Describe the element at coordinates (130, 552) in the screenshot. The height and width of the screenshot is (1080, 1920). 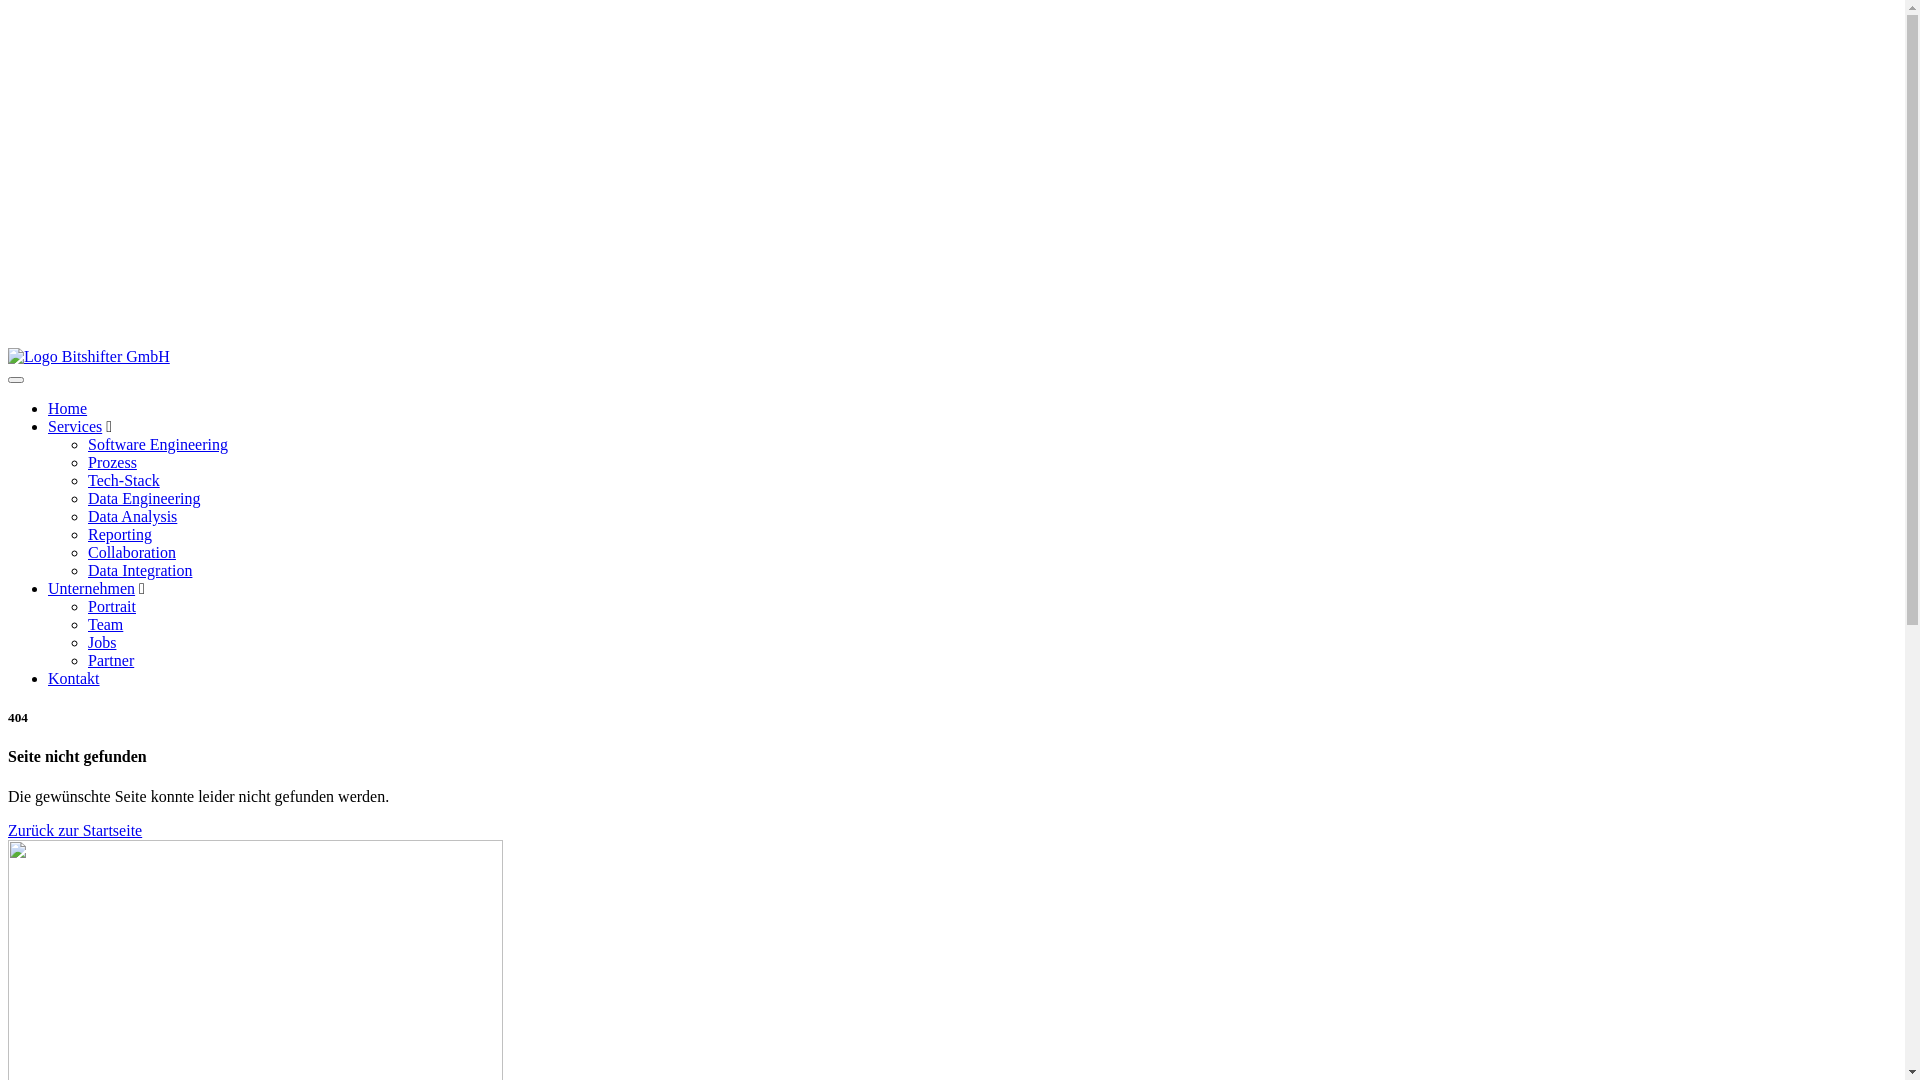
I see `'Collaboration'` at that location.